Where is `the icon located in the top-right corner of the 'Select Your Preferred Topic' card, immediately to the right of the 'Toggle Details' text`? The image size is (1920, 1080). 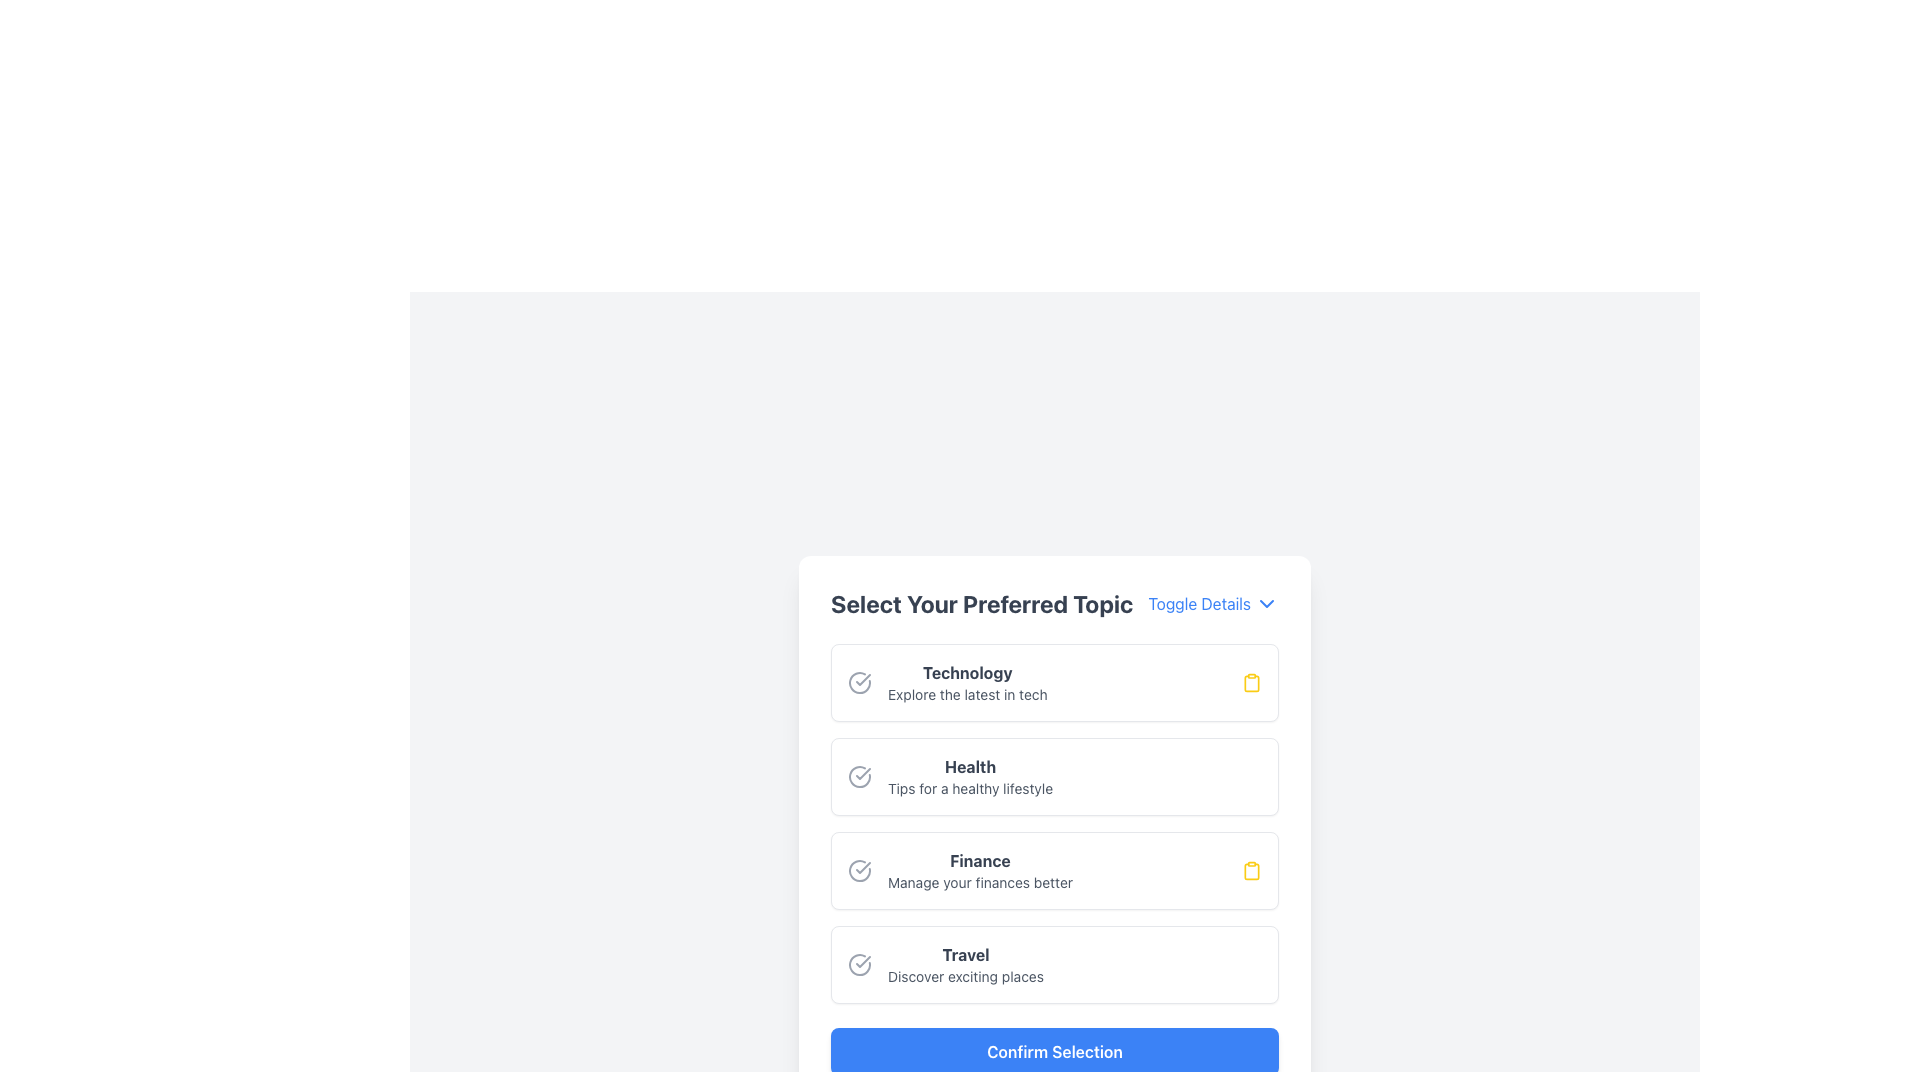
the icon located in the top-right corner of the 'Select Your Preferred Topic' card, immediately to the right of the 'Toggle Details' text is located at coordinates (1266, 603).